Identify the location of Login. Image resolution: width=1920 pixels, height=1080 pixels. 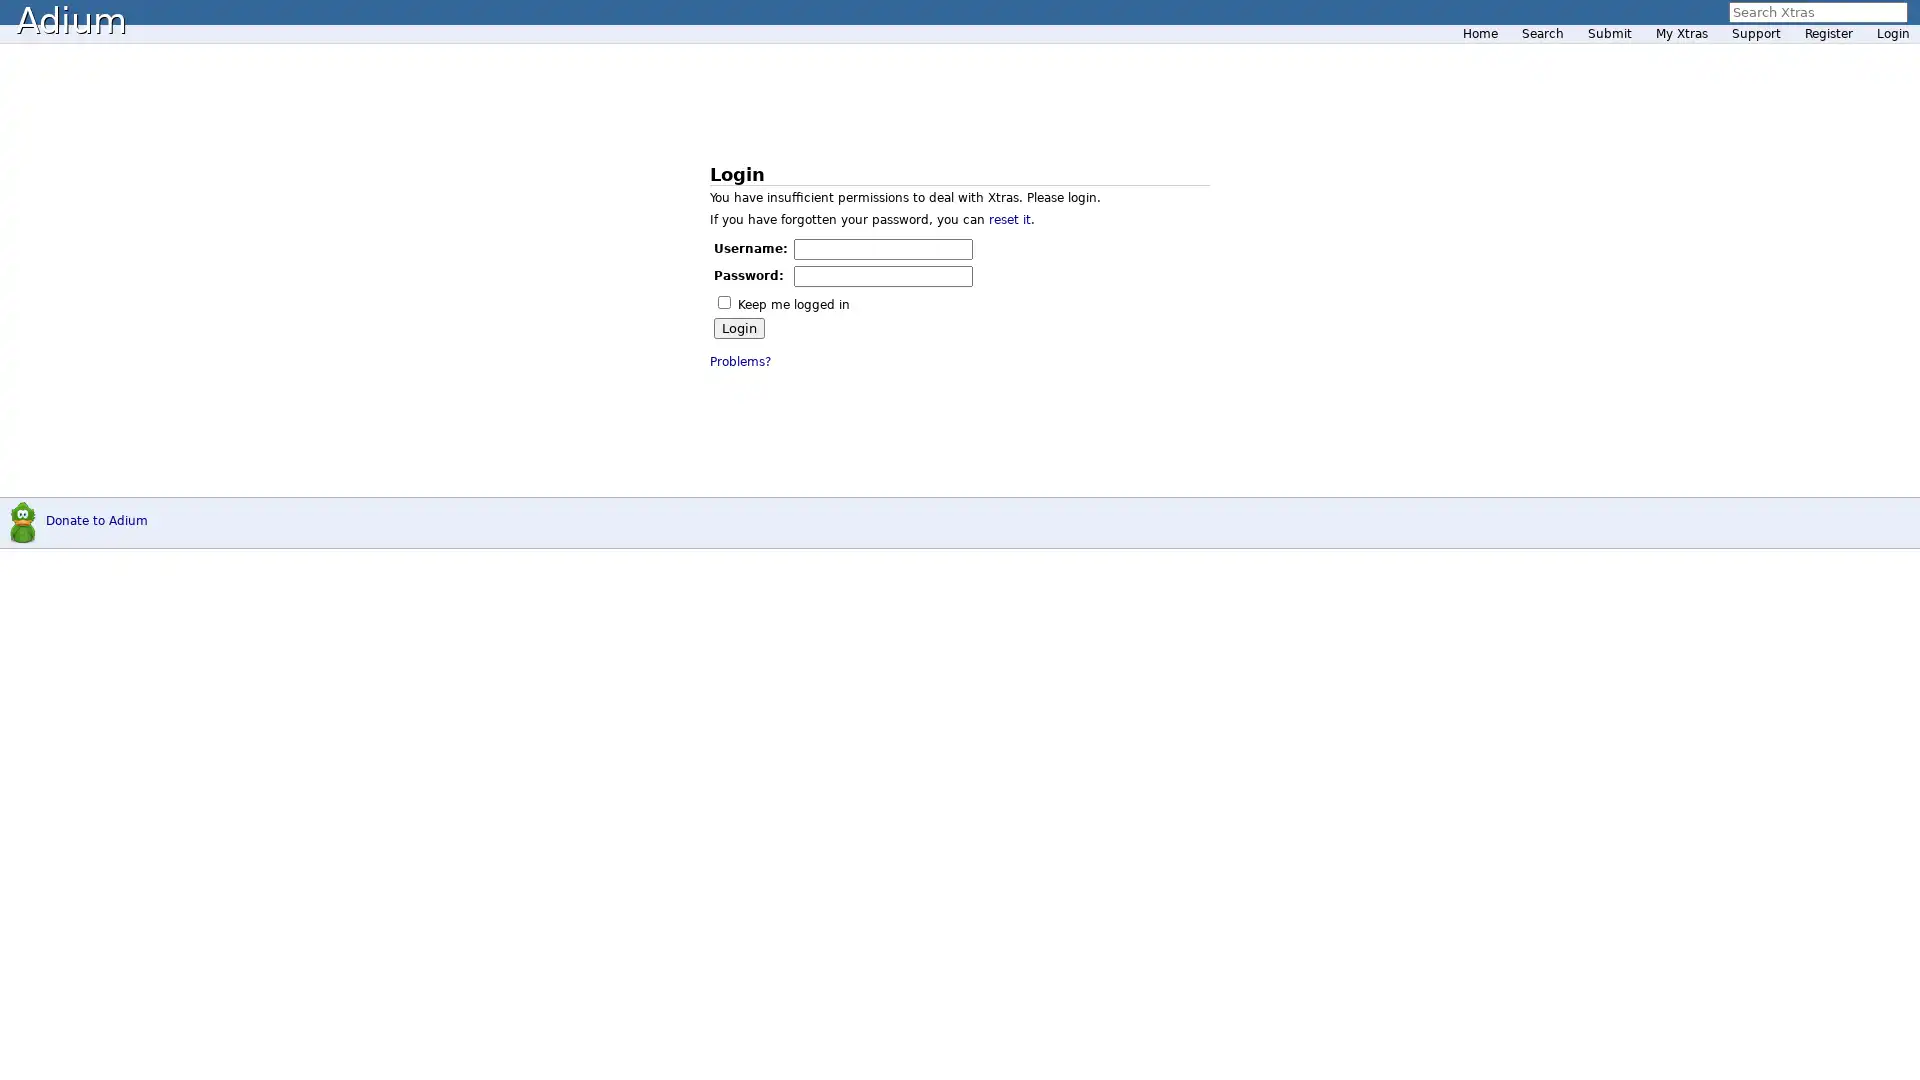
(738, 326).